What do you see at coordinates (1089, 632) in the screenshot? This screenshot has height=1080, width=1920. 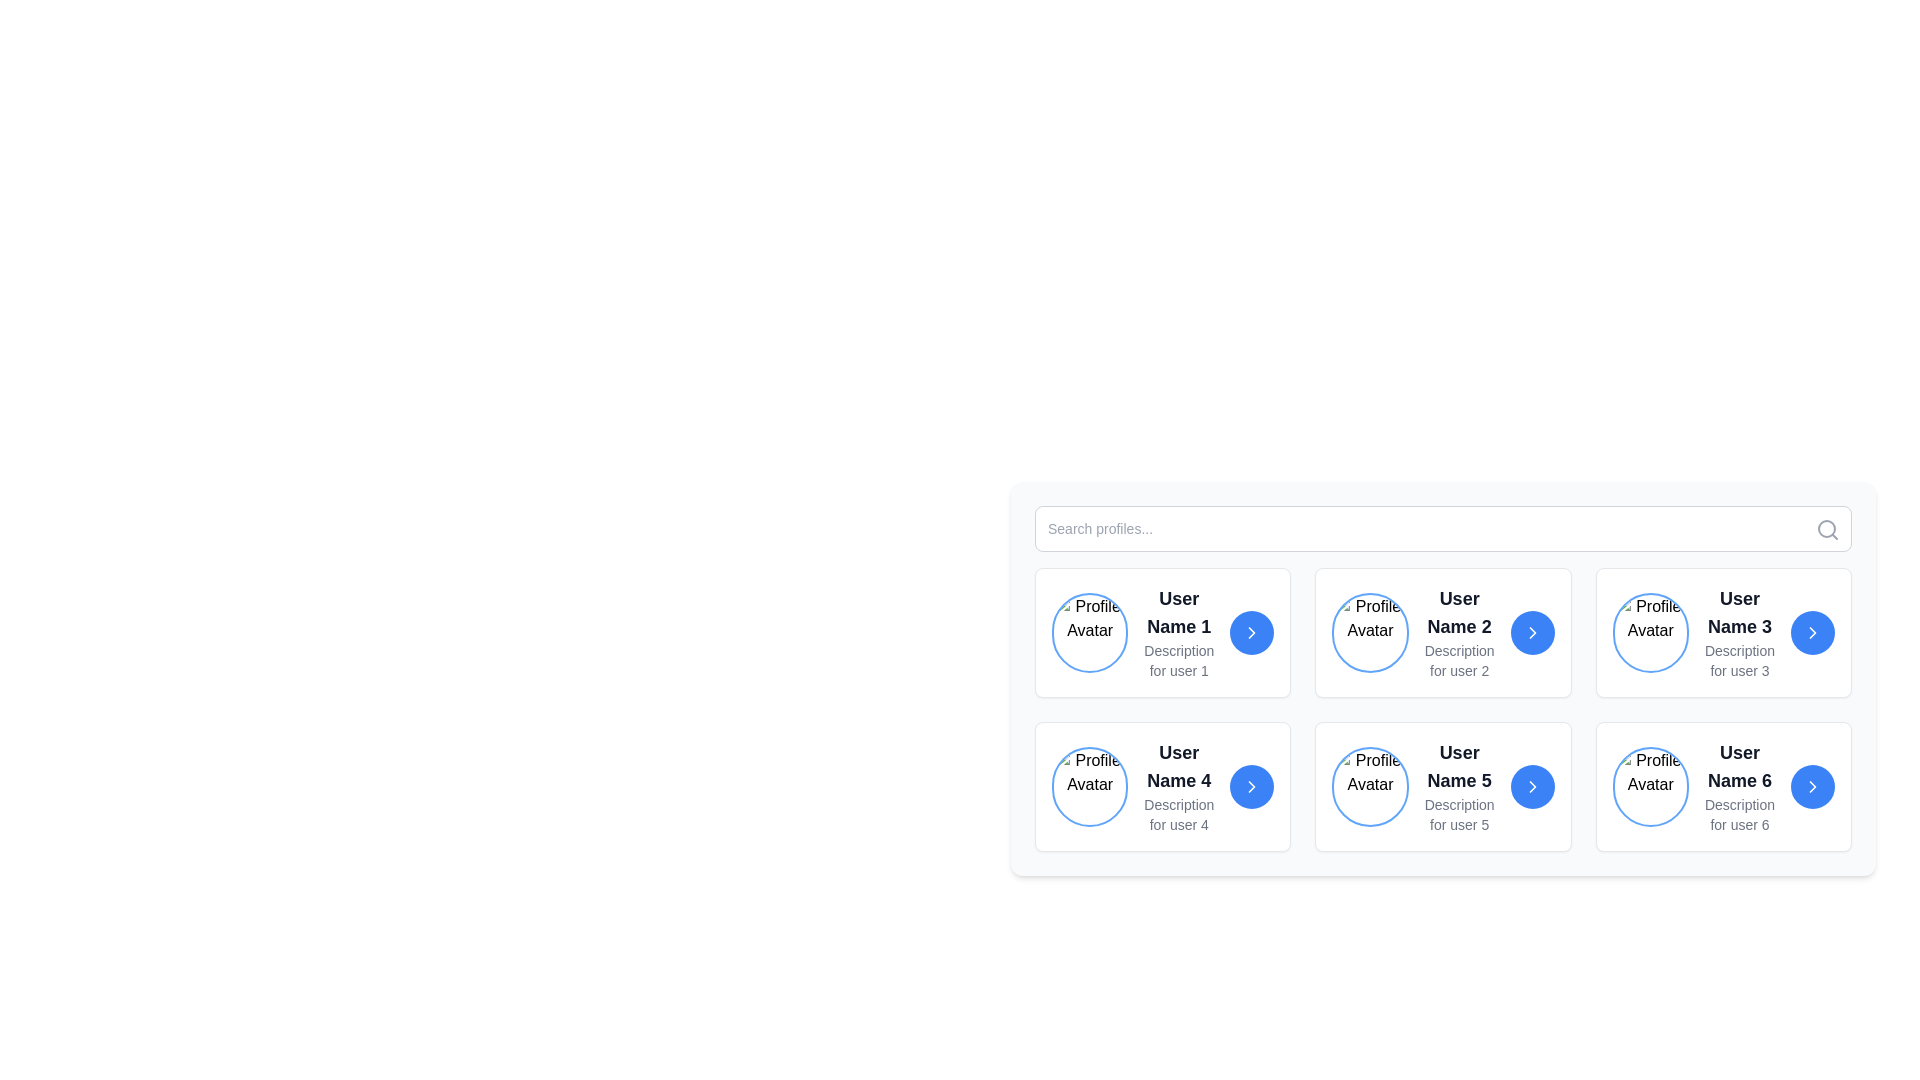 I see `the user profile image located at the top left of the list item for 'User Name 1' to trigger a tooltip` at bounding box center [1089, 632].